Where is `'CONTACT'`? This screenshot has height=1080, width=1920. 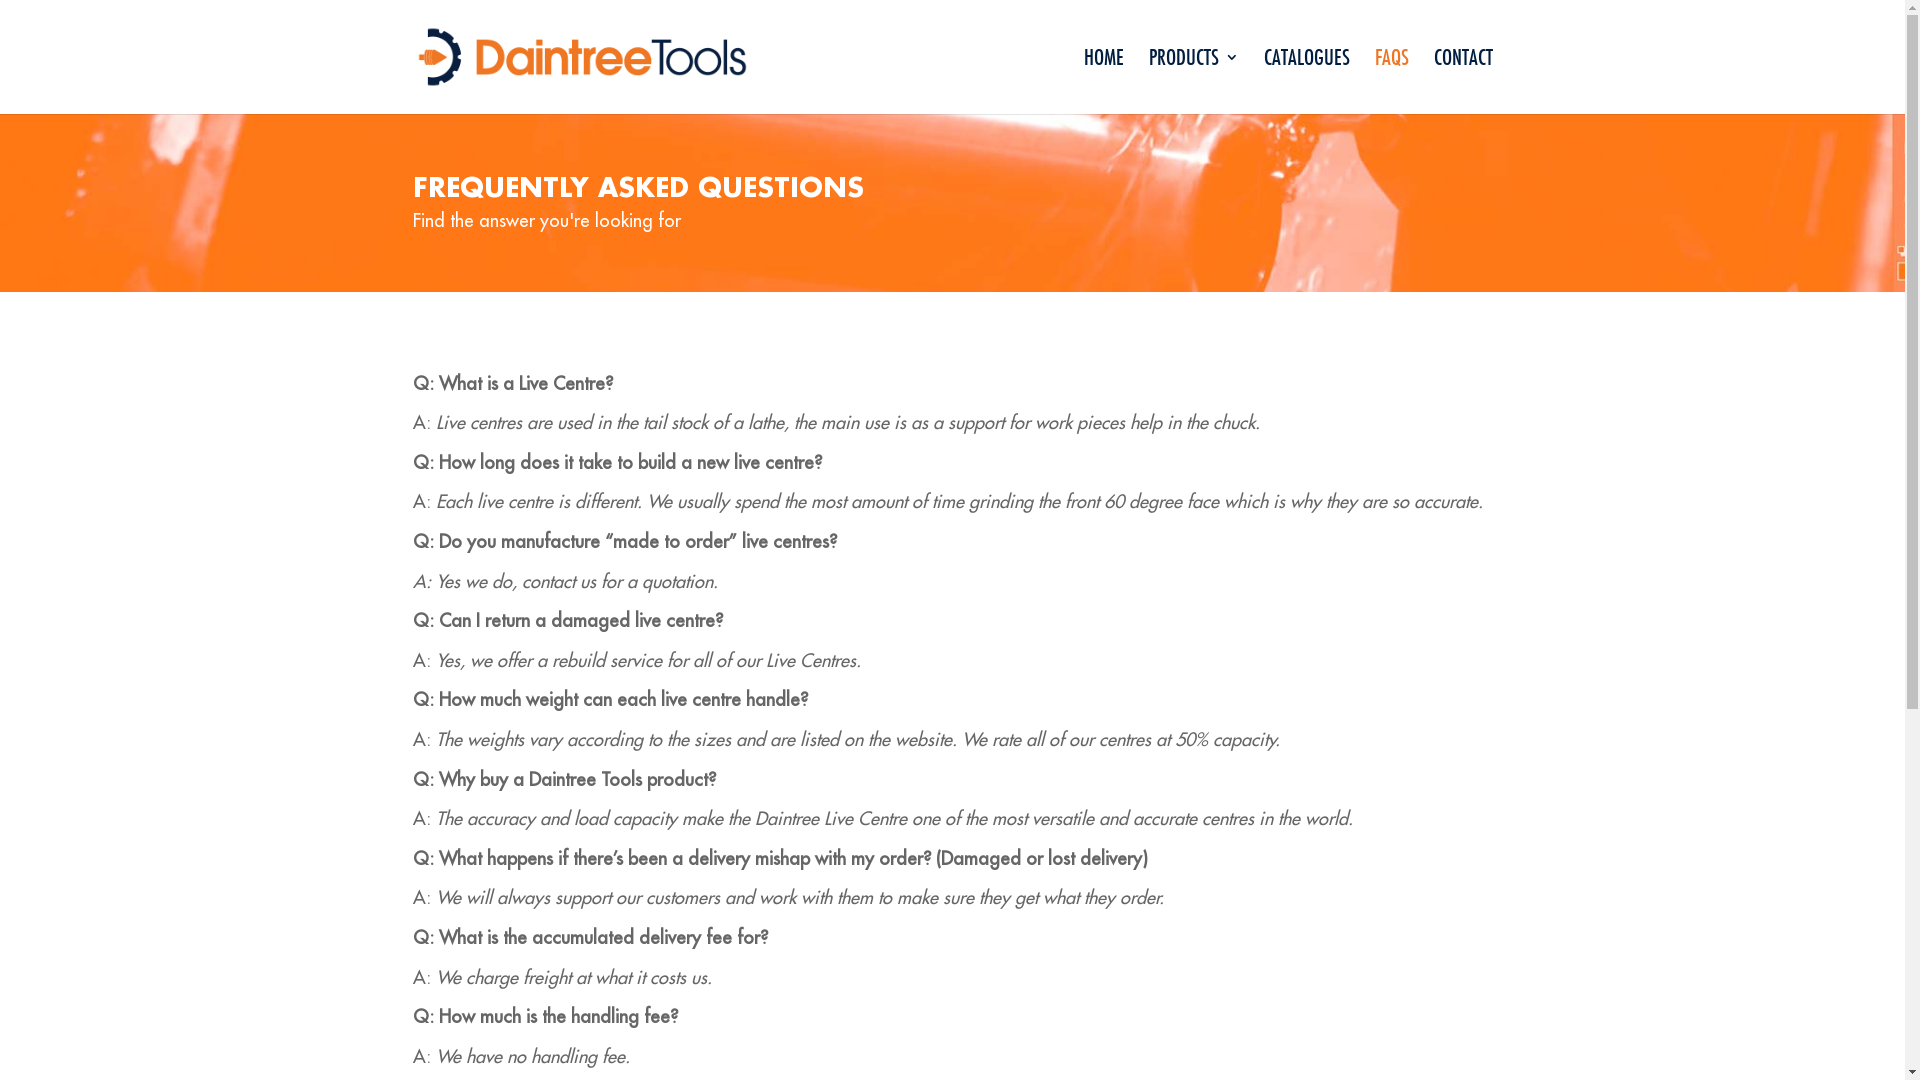 'CONTACT' is located at coordinates (1463, 80).